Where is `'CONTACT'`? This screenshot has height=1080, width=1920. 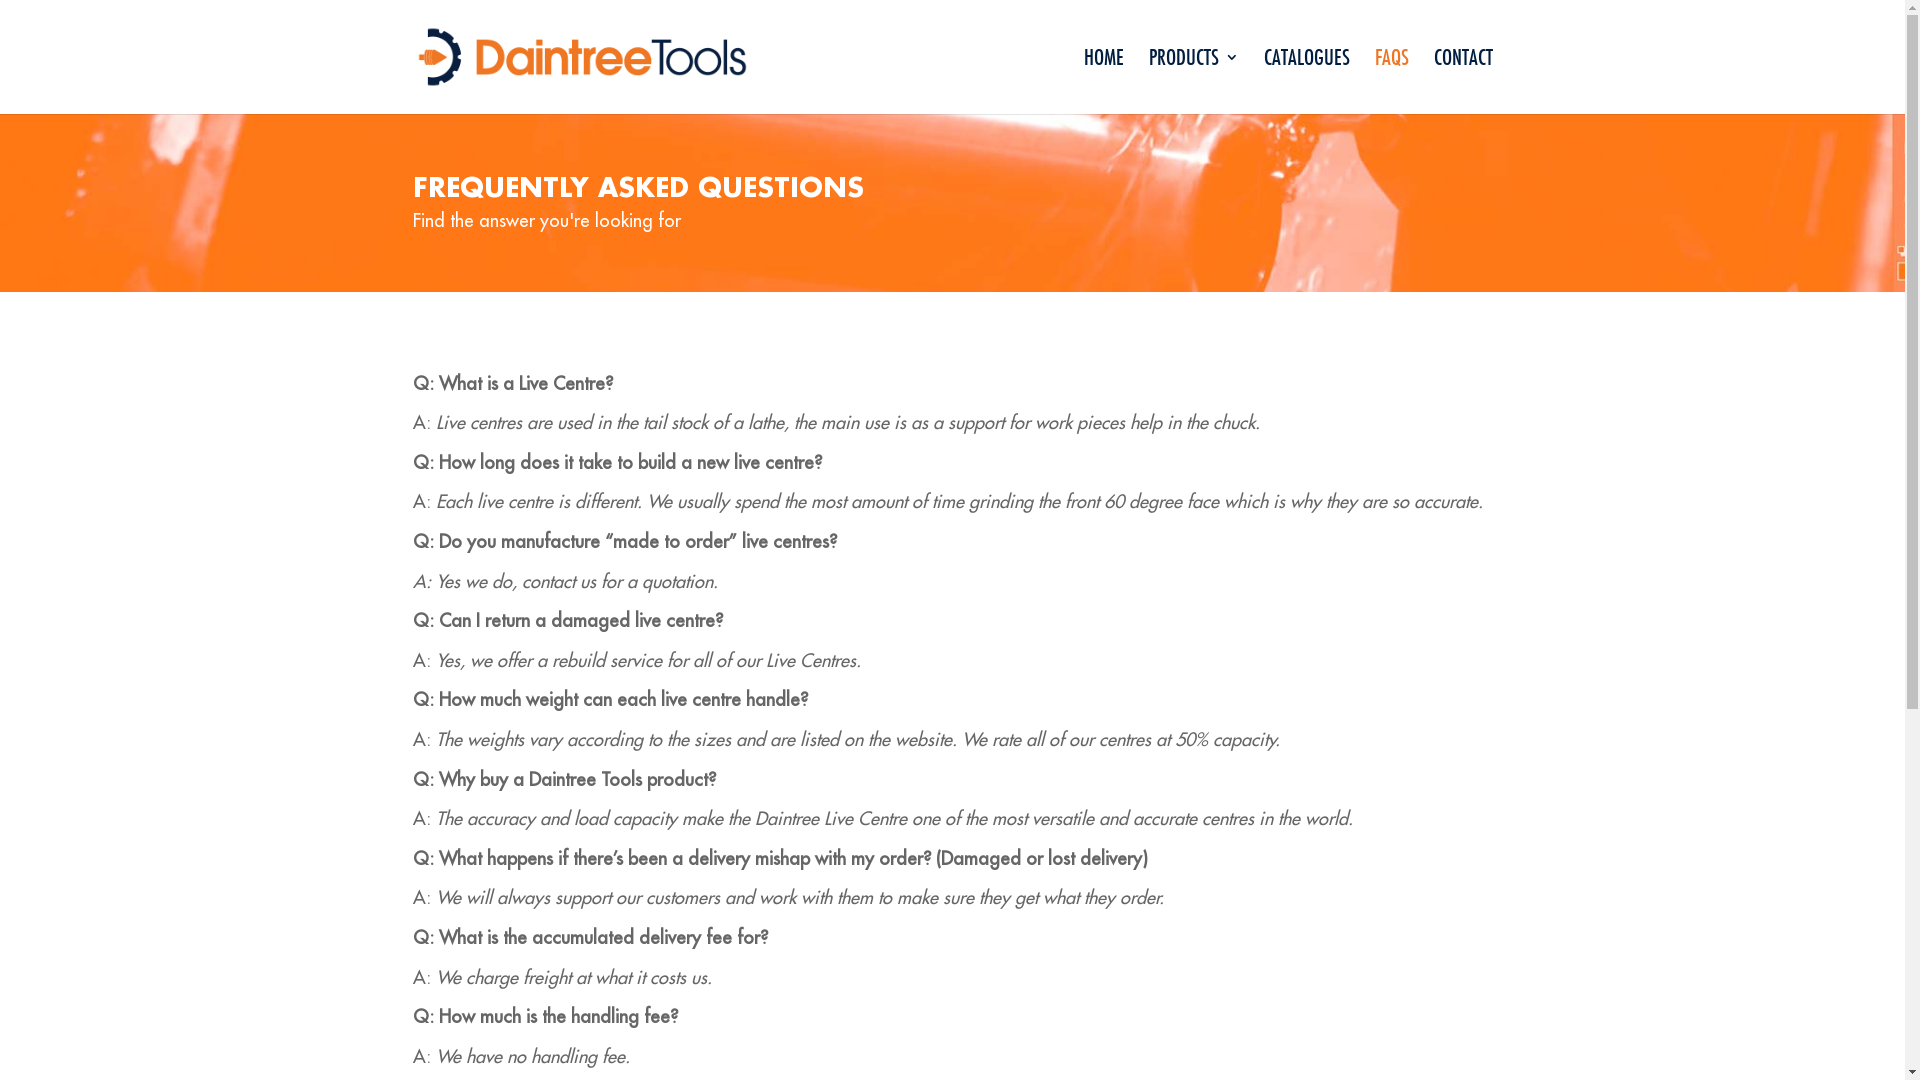 'CONTACT' is located at coordinates (1463, 80).